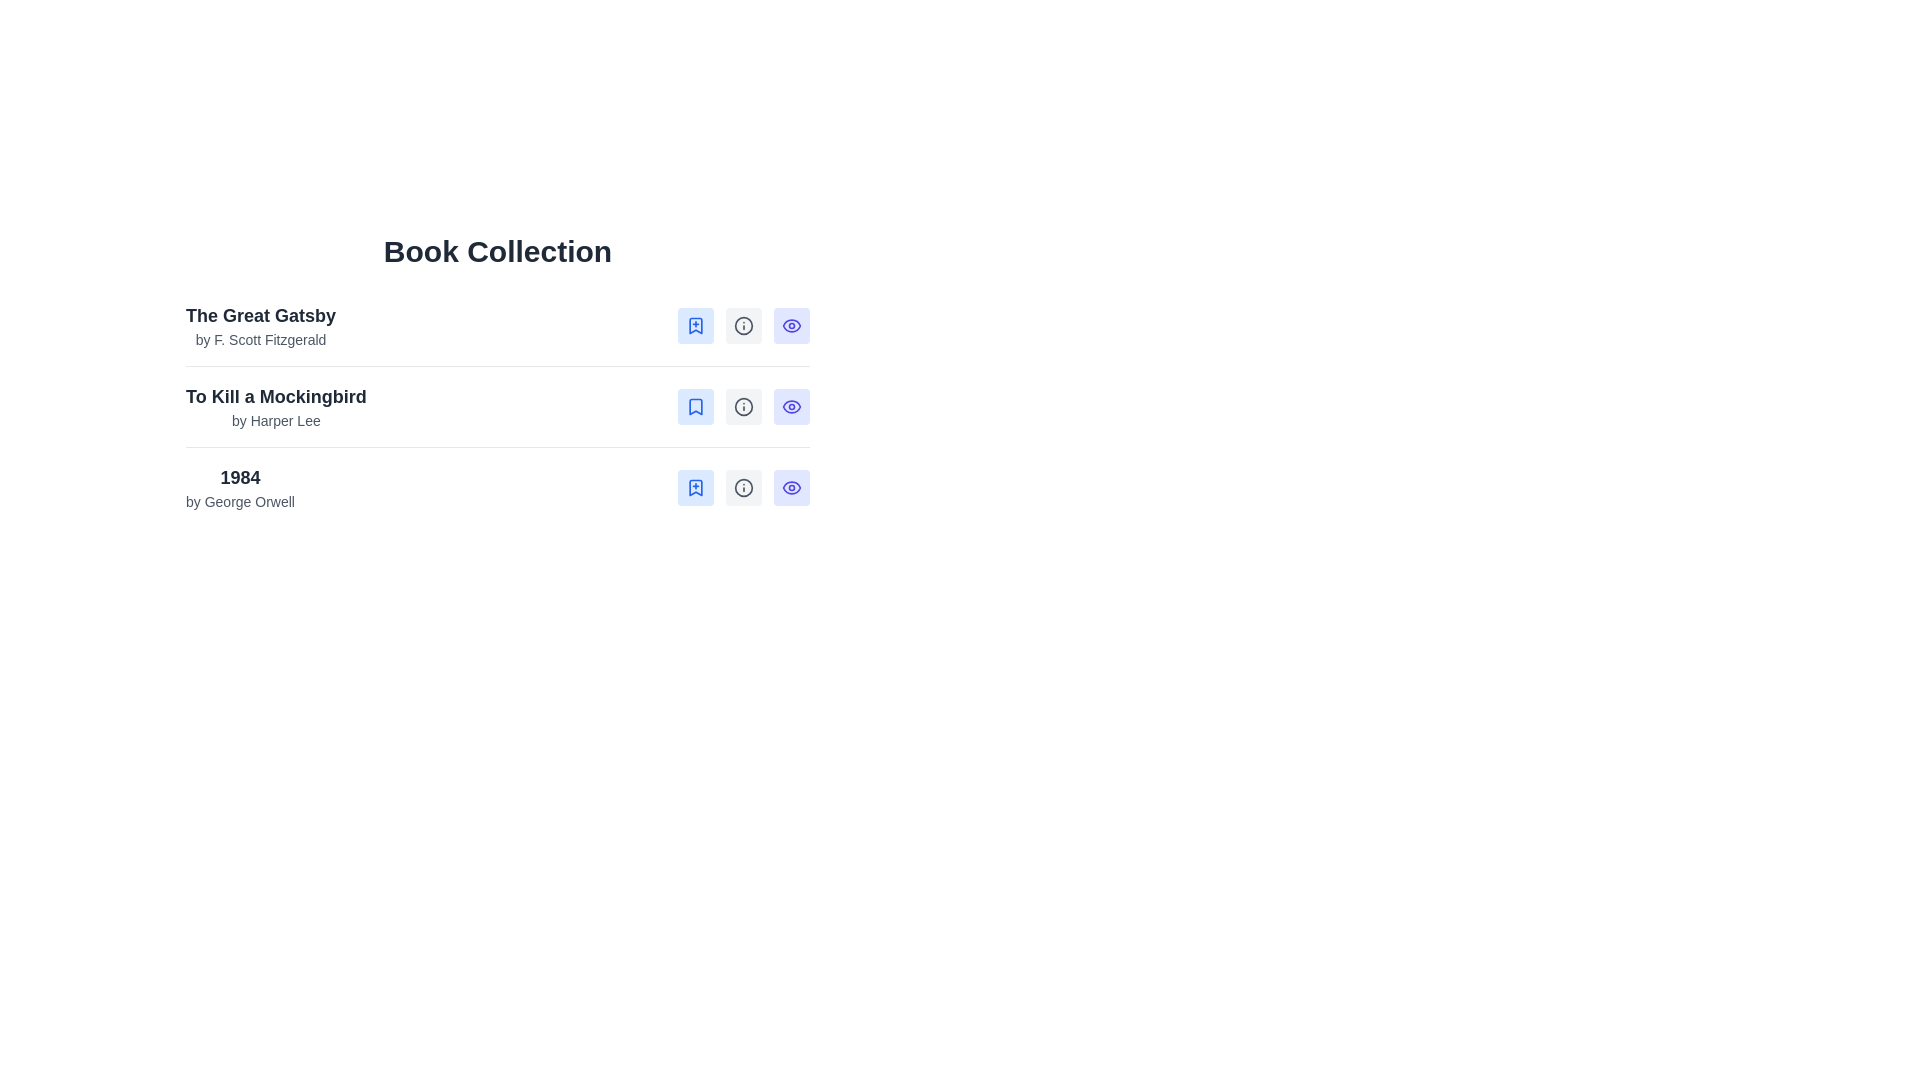  What do you see at coordinates (791, 325) in the screenshot?
I see `the 'View Summary' button, which is the third button from the right in its group` at bounding box center [791, 325].